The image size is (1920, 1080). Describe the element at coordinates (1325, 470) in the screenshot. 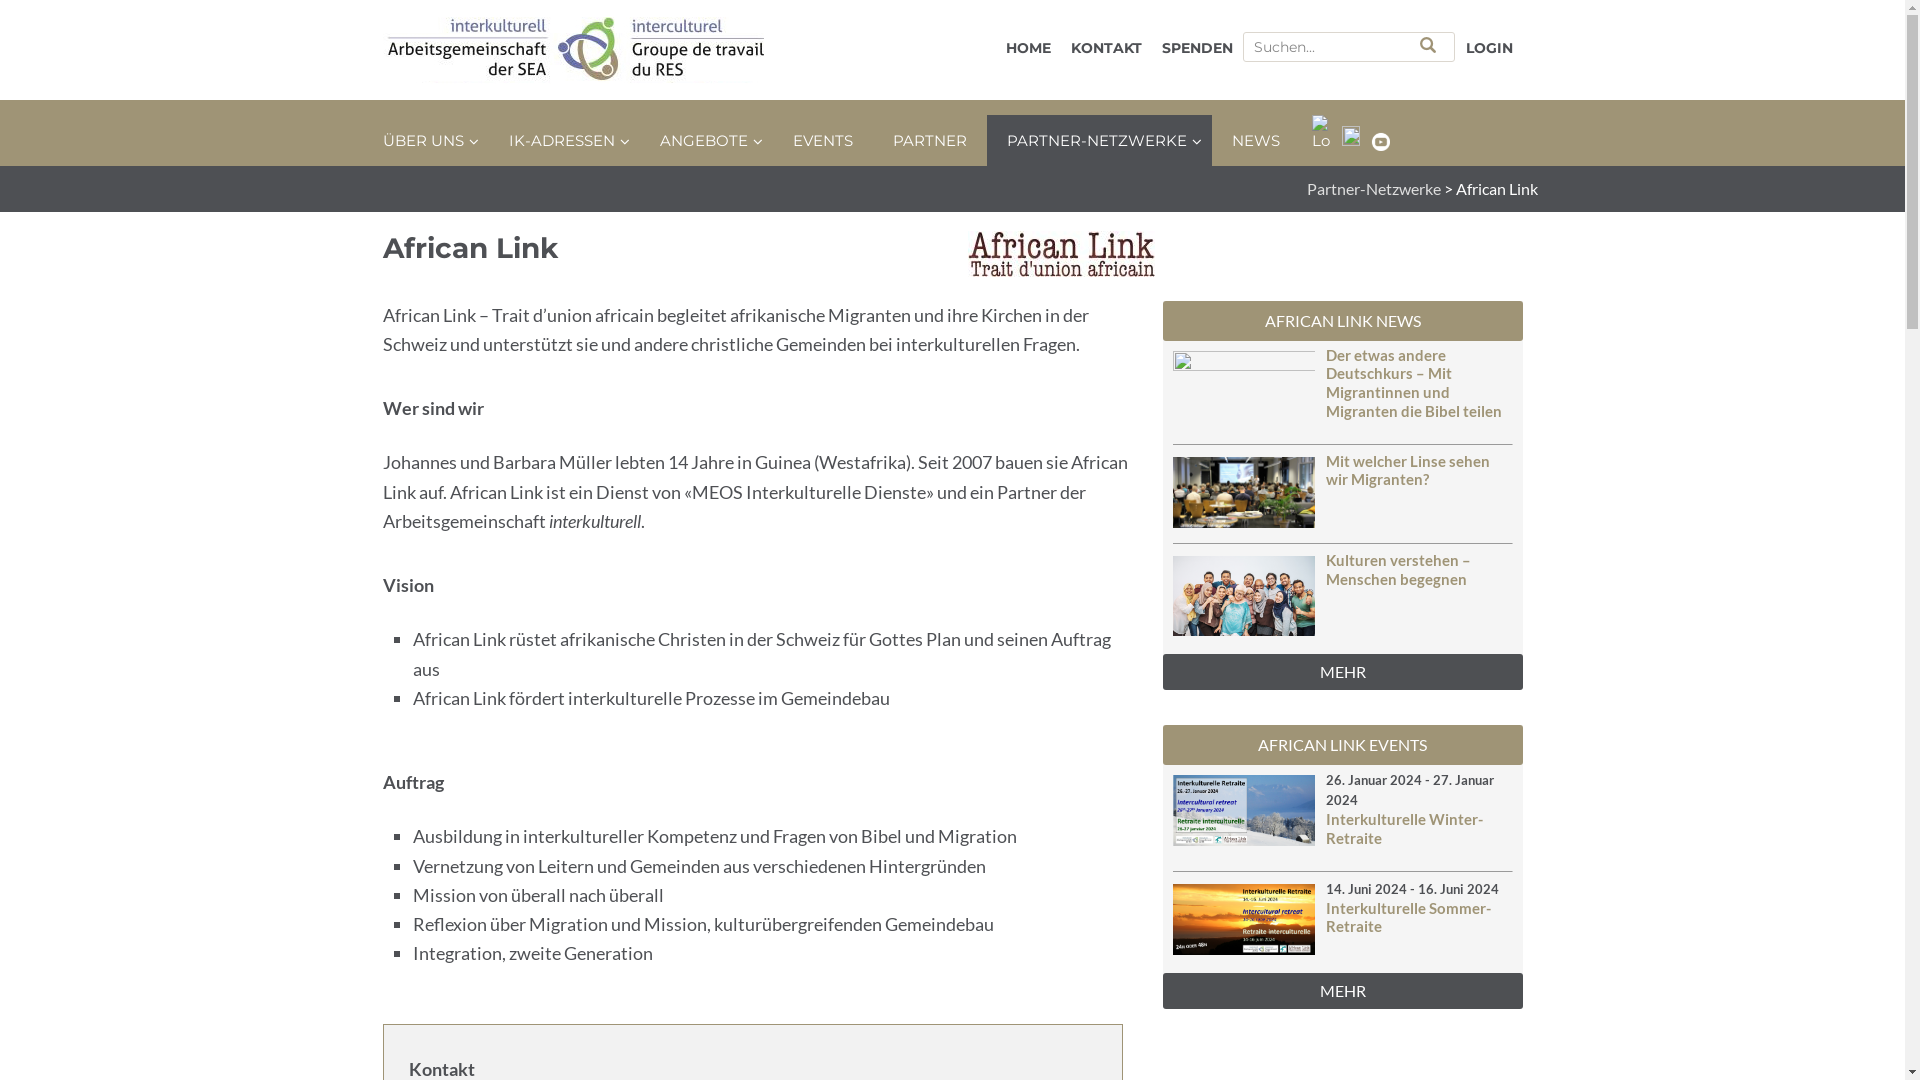

I see `'Mit welcher Linse sehen wir Migranten?'` at that location.